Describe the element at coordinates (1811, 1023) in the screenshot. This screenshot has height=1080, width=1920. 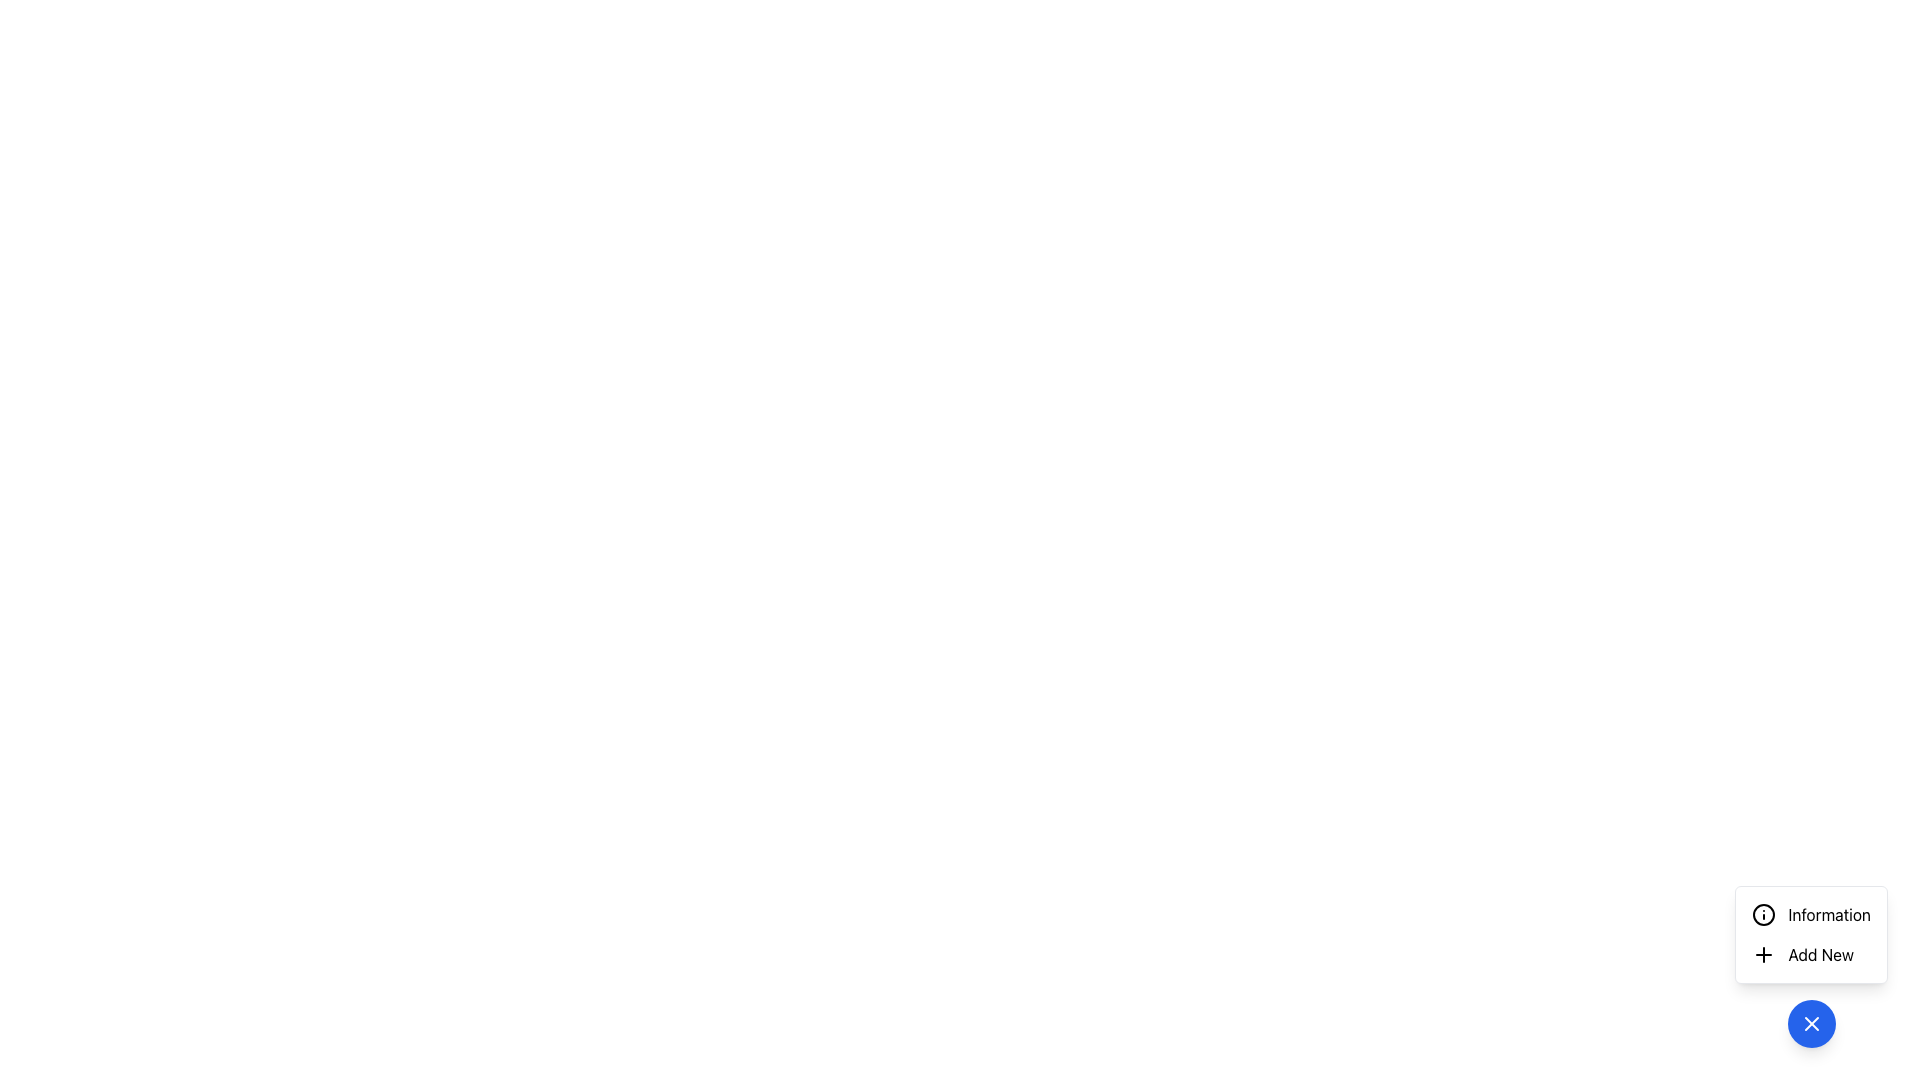
I see `the 'X' icon located in the lower-right corner of the interface within a circular blue button` at that location.